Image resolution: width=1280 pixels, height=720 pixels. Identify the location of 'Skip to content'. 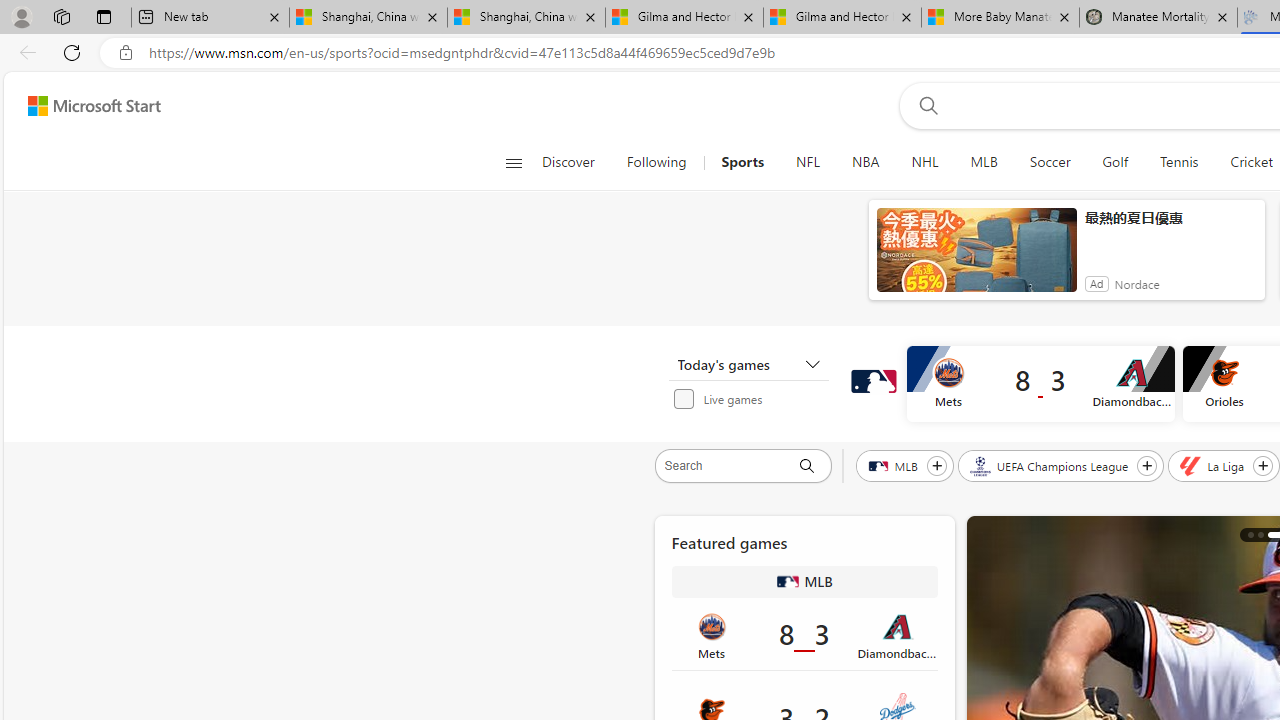
(86, 105).